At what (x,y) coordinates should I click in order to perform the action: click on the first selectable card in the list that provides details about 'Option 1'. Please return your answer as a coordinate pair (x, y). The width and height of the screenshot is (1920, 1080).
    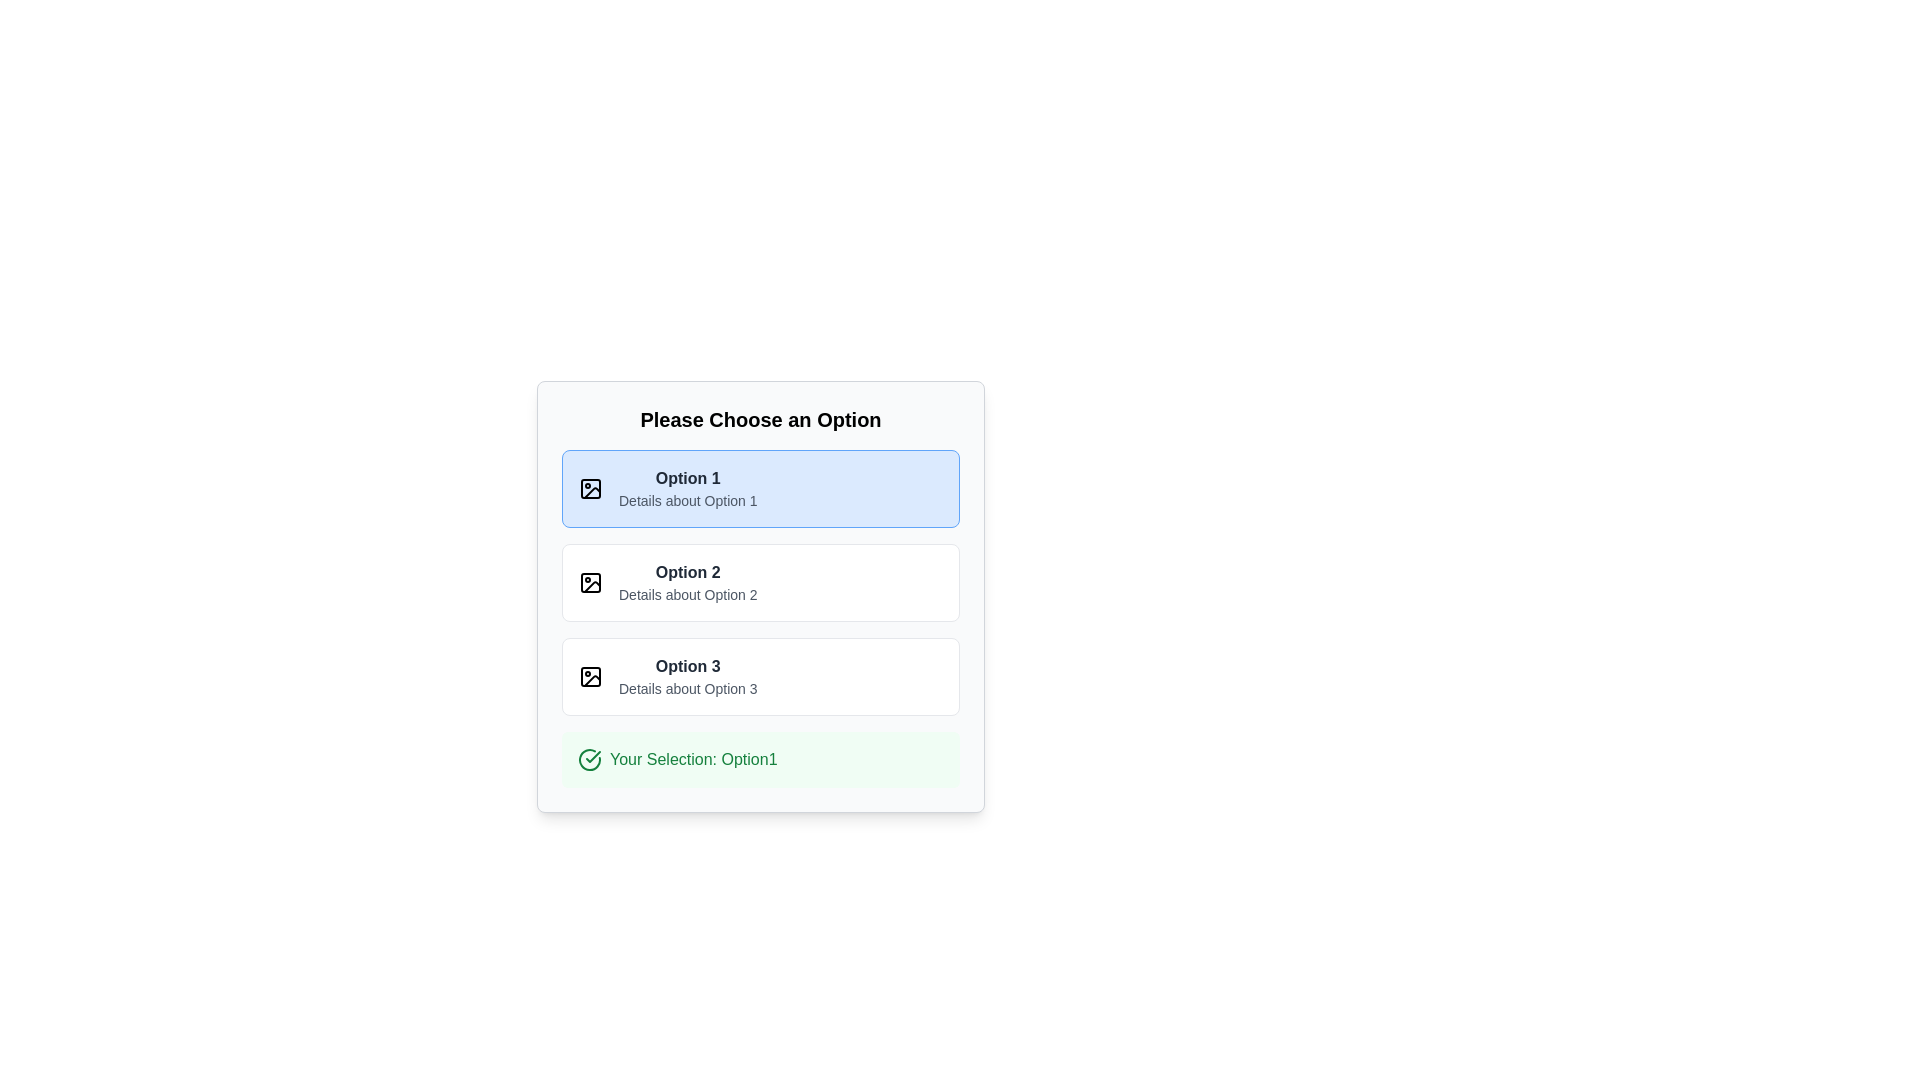
    Looking at the image, I should click on (760, 489).